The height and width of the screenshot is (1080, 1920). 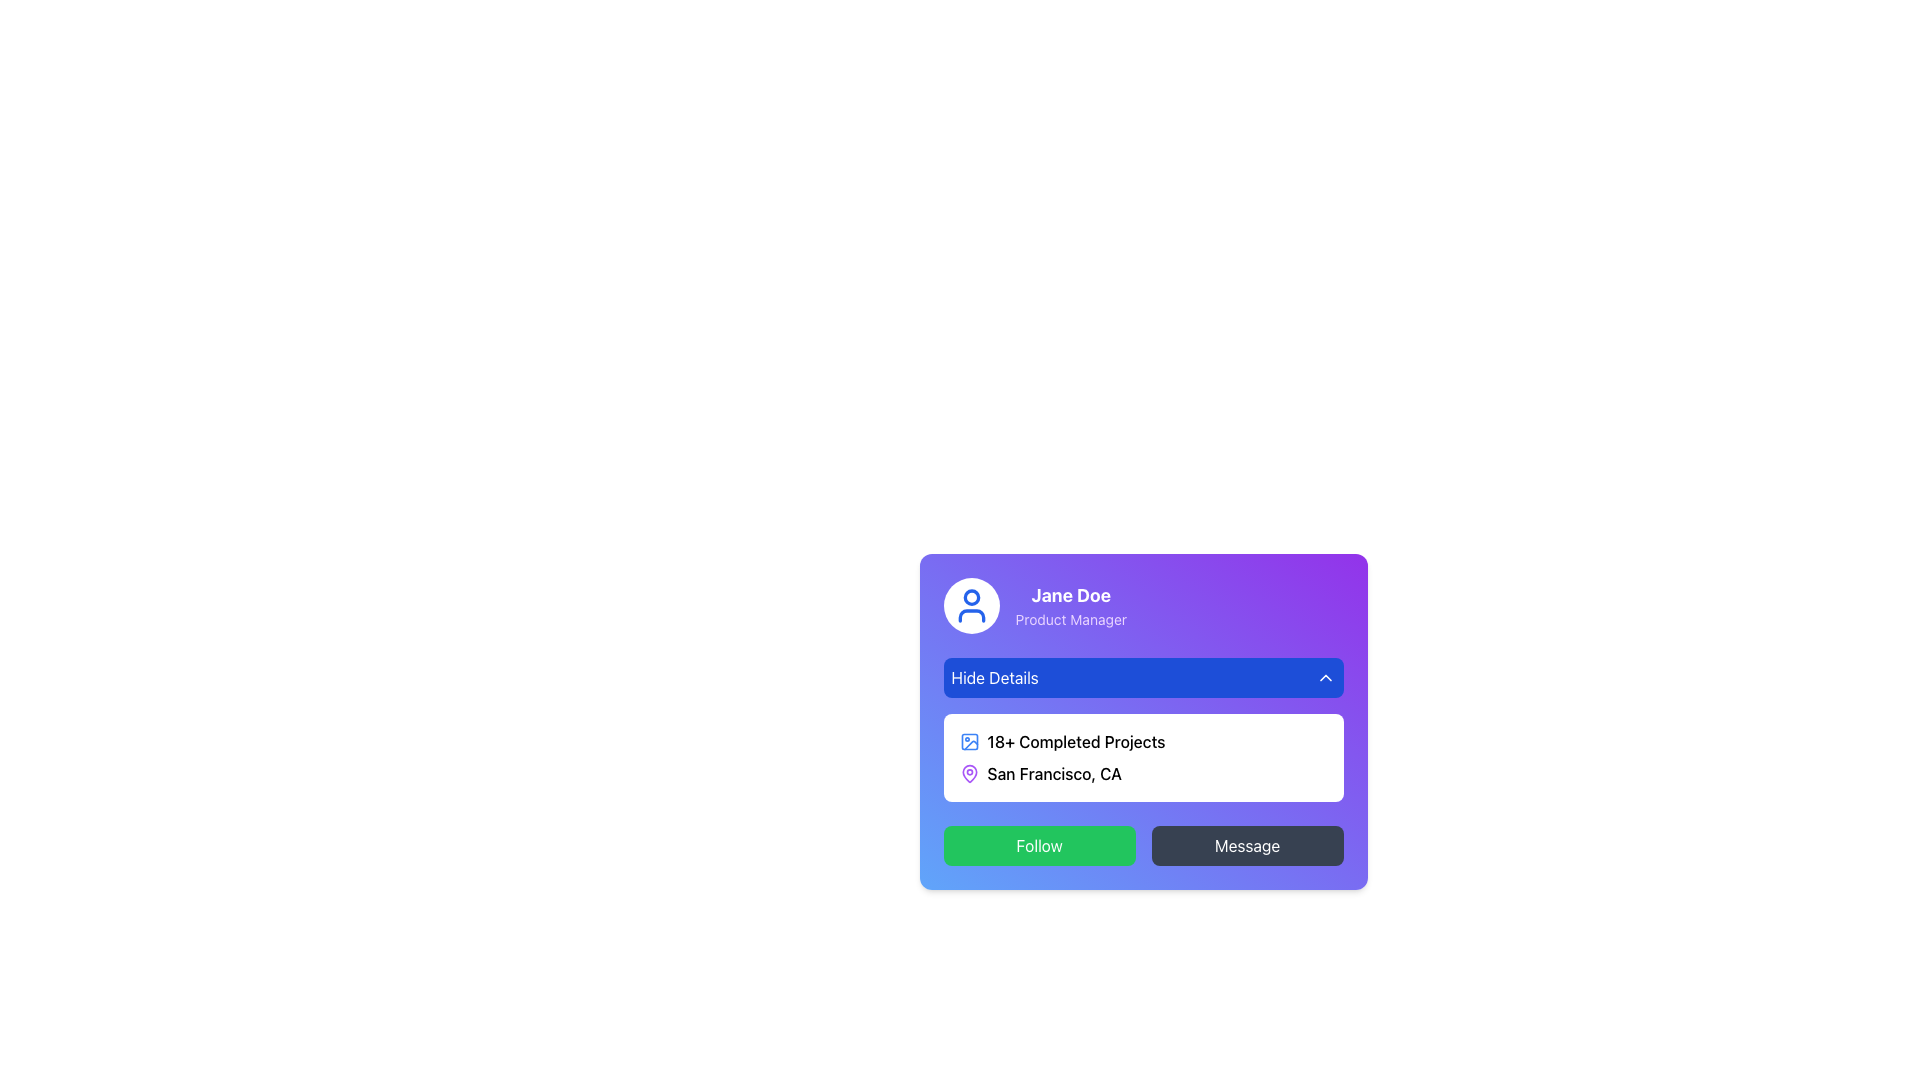 I want to click on the static text label displaying 'San Francisco, CA', which is located in the user profile section of the card and positioned to the right of a pin icon, so click(x=1053, y=773).